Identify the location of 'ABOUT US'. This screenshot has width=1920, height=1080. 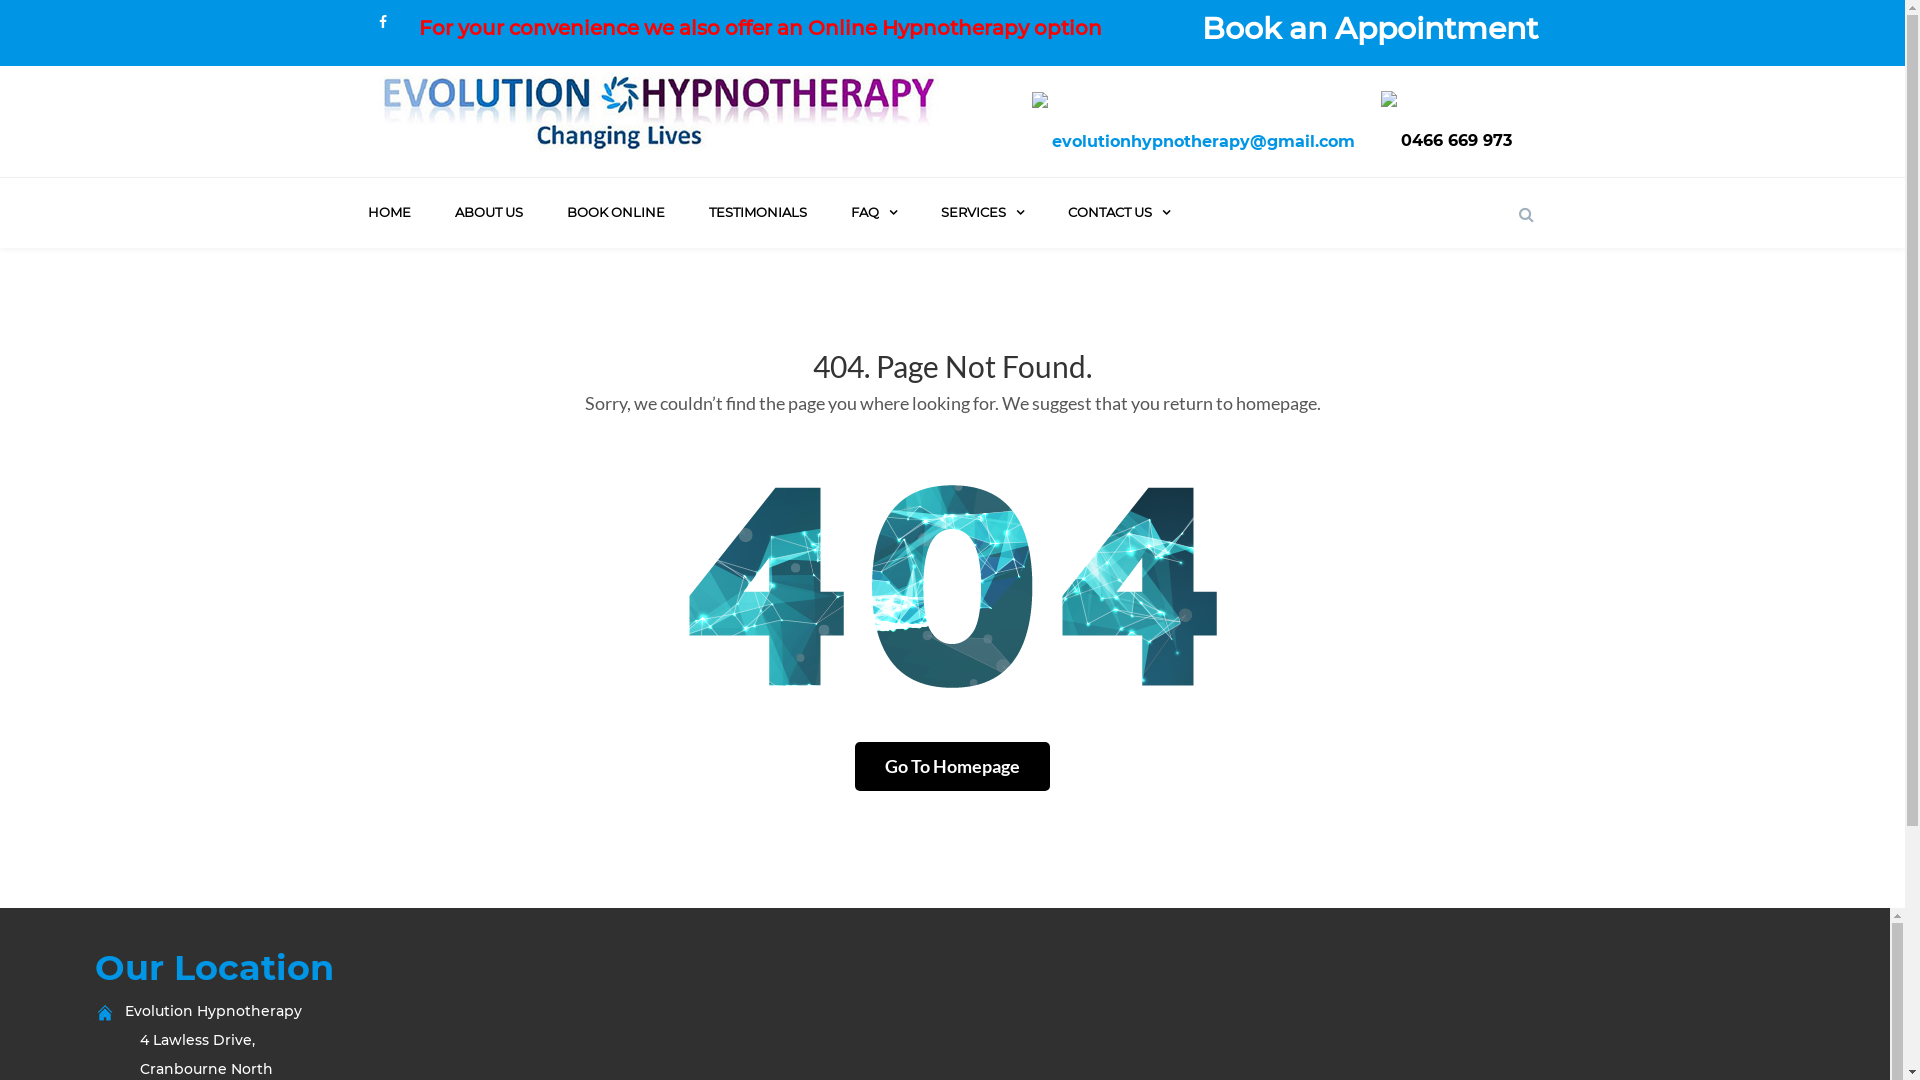
(453, 212).